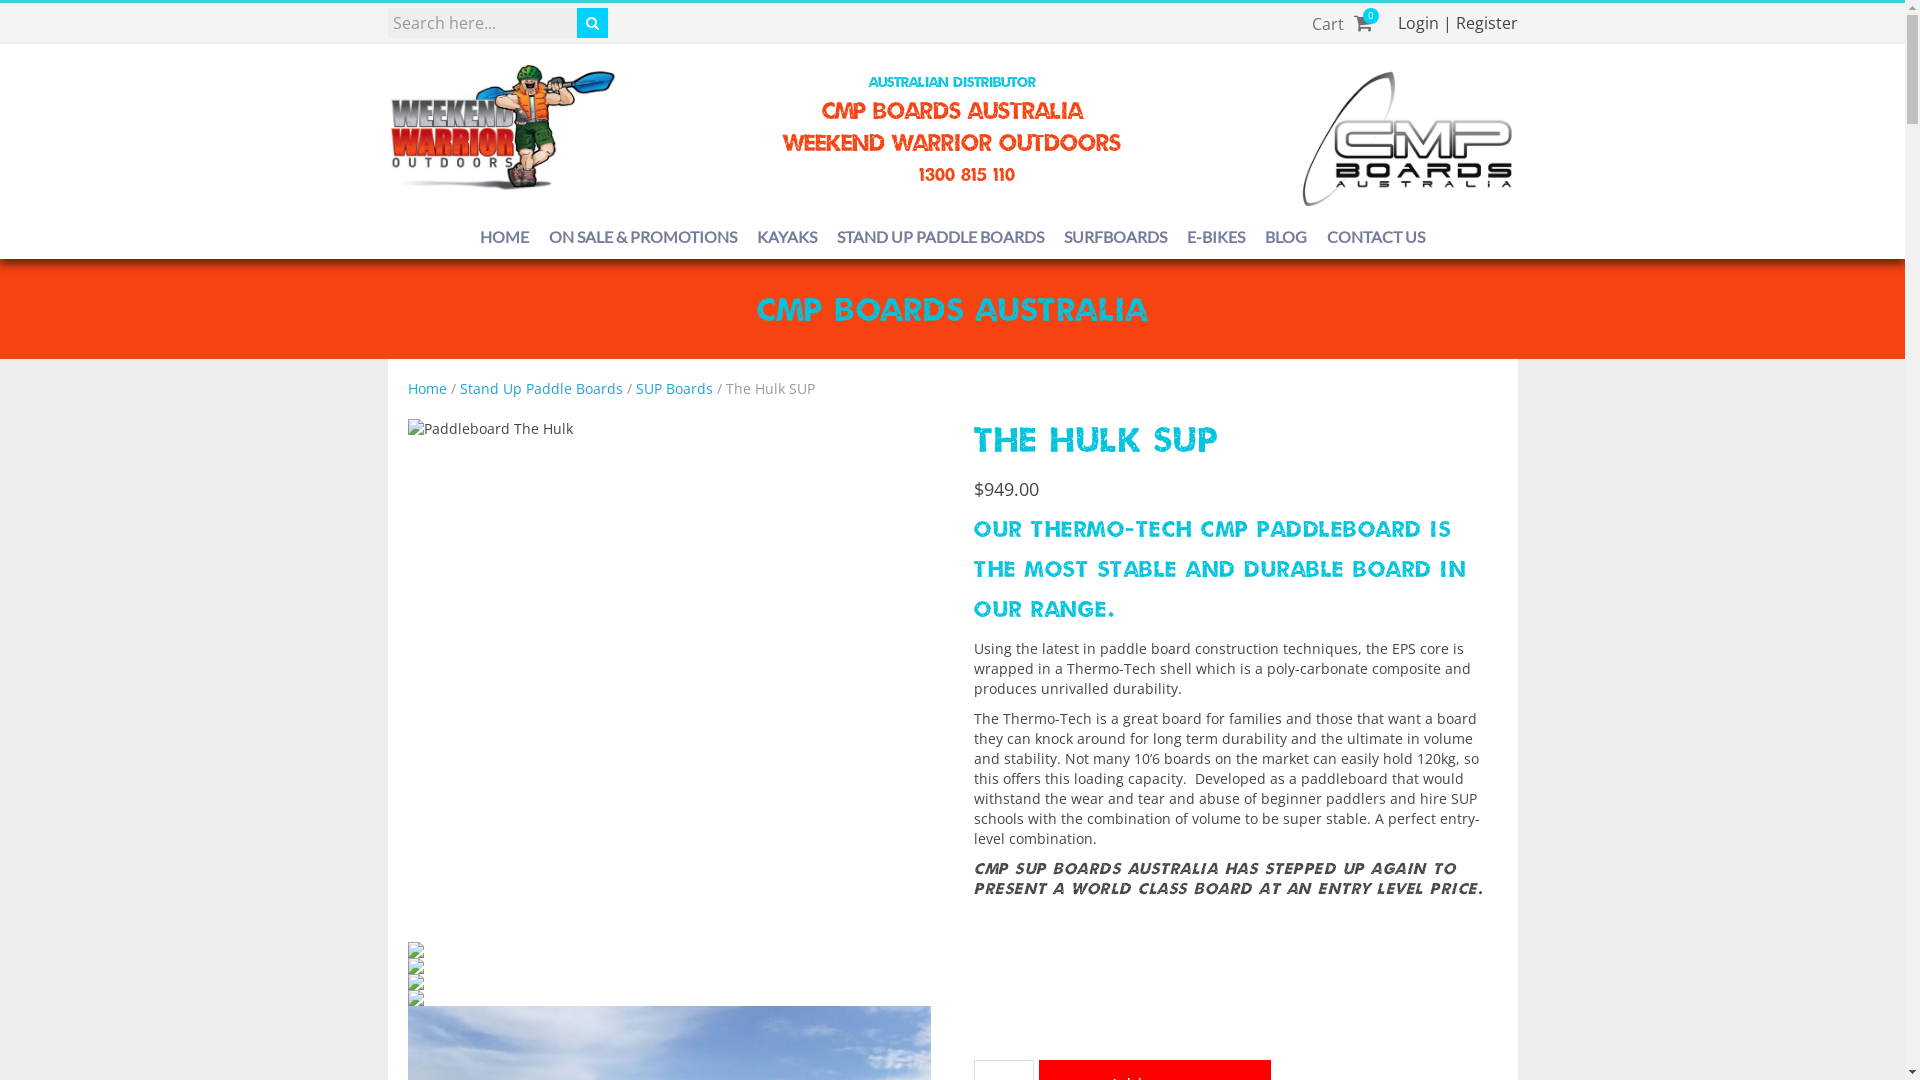 Image resolution: width=1920 pixels, height=1080 pixels. What do you see at coordinates (426, 388) in the screenshot?
I see `'Home'` at bounding box center [426, 388].